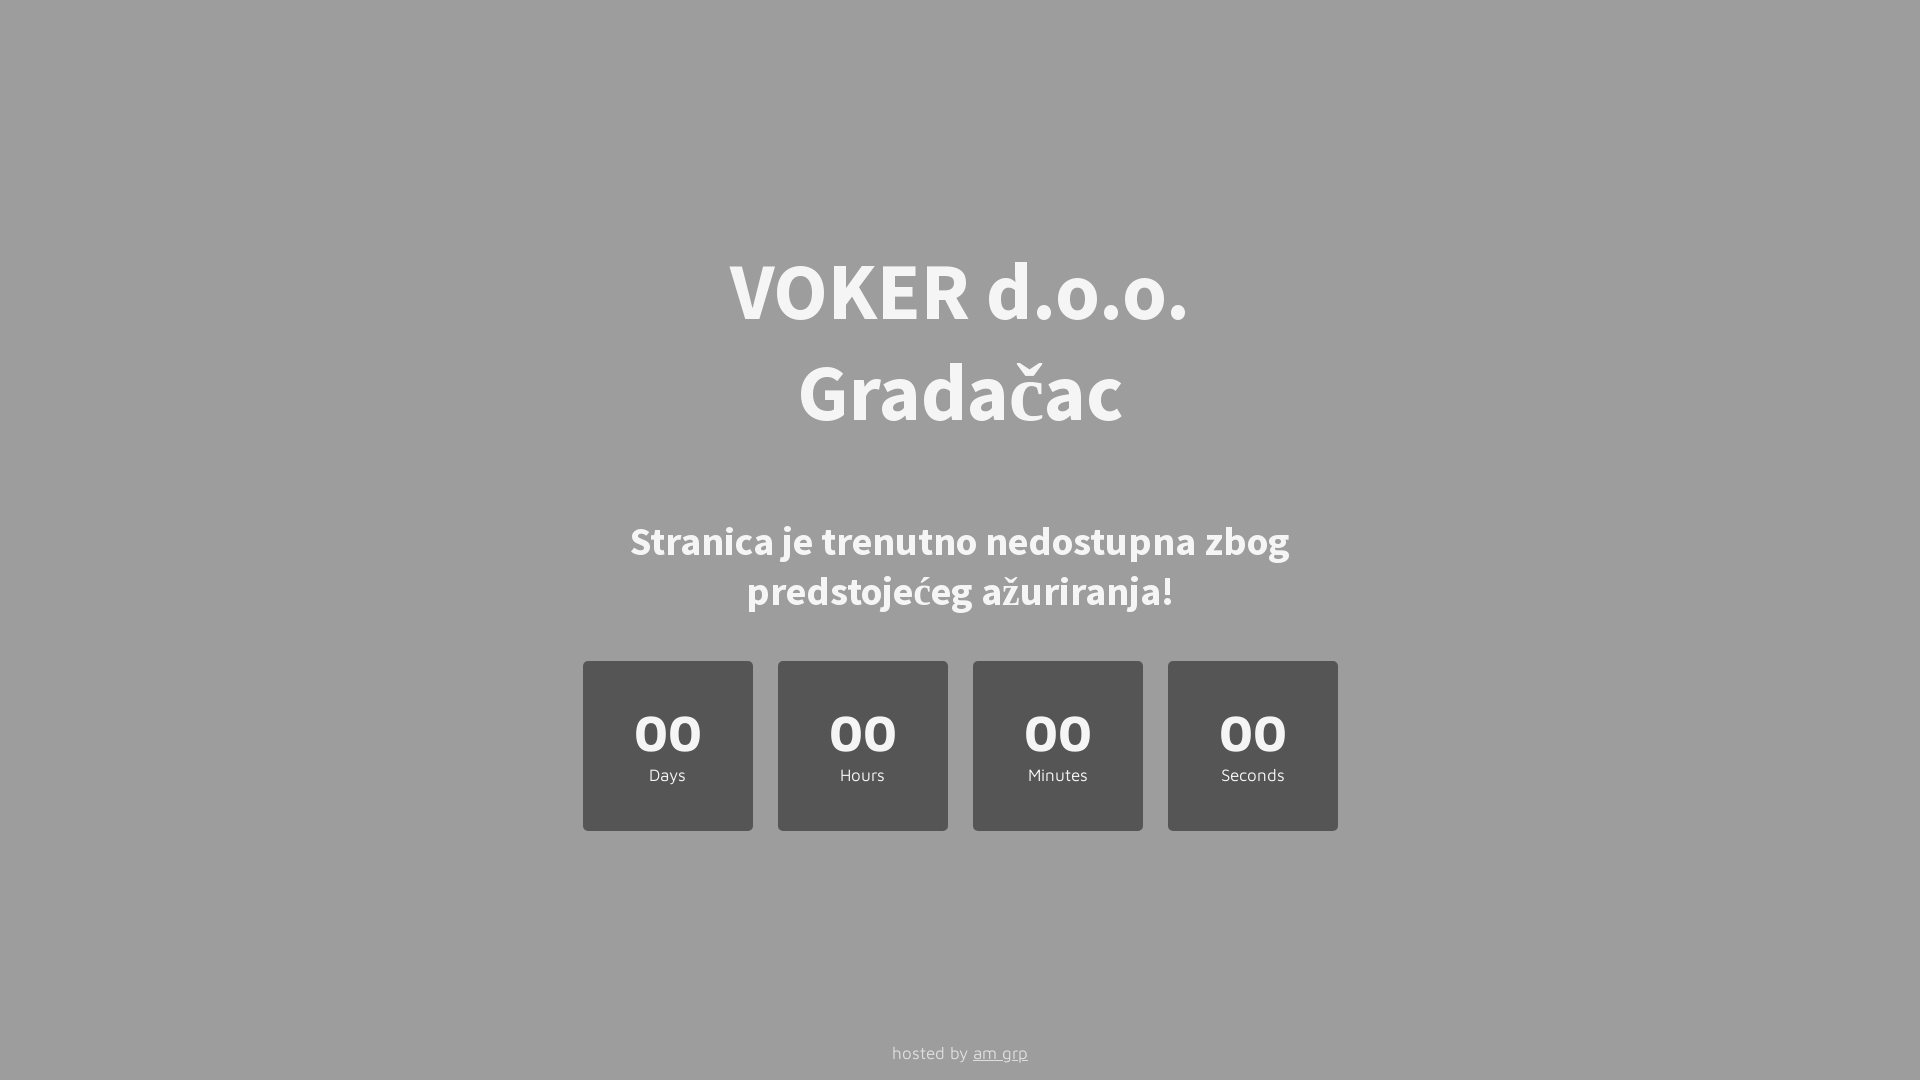 The width and height of the screenshot is (1920, 1080). Describe the element at coordinates (1000, 1052) in the screenshot. I see `'am grp'` at that location.